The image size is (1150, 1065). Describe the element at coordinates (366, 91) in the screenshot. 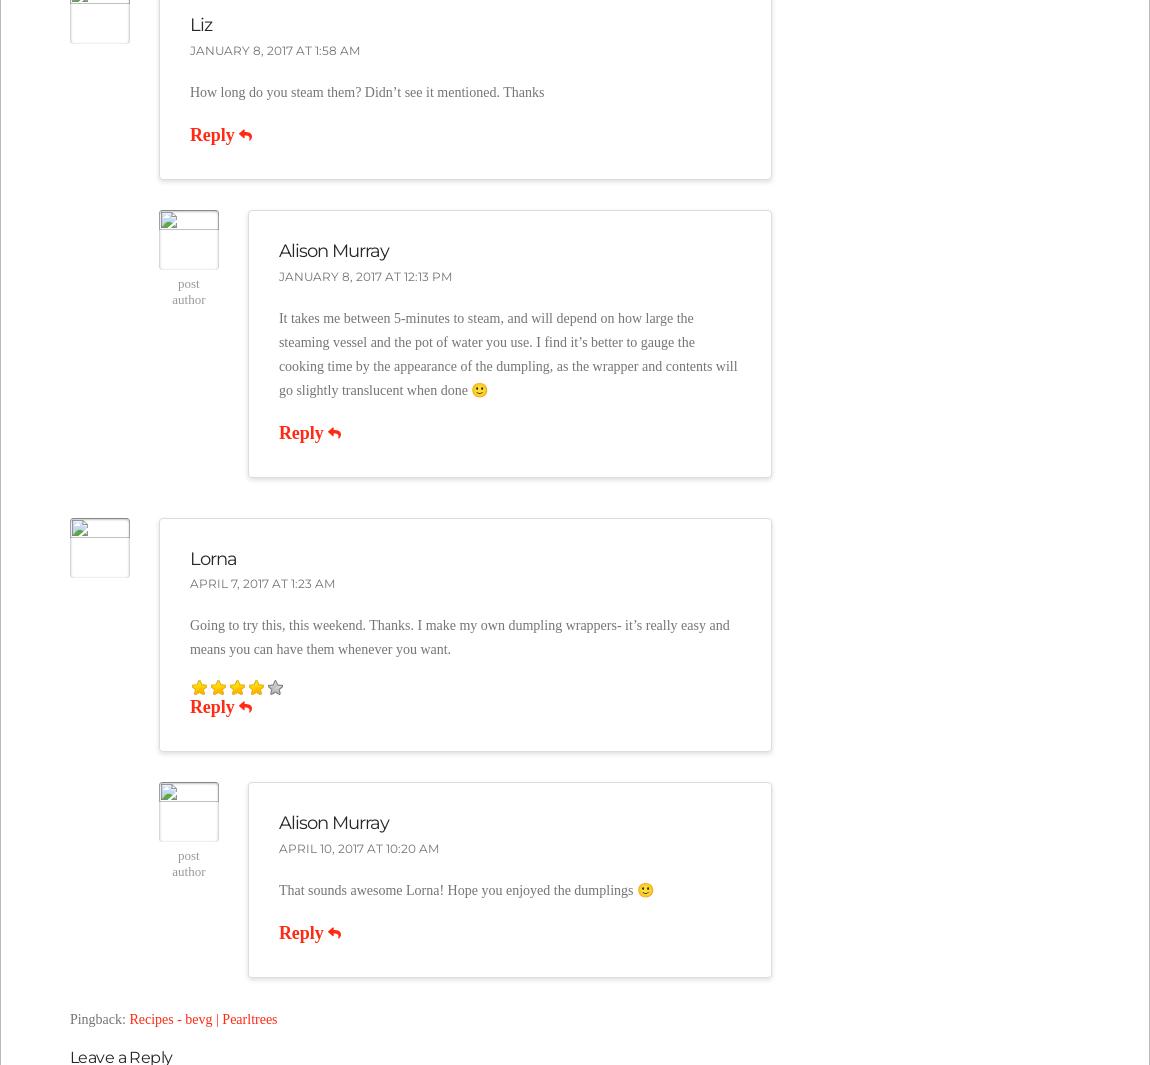

I see `'How long do you steam them? Didn’t see it mentioned. Thanks'` at that location.